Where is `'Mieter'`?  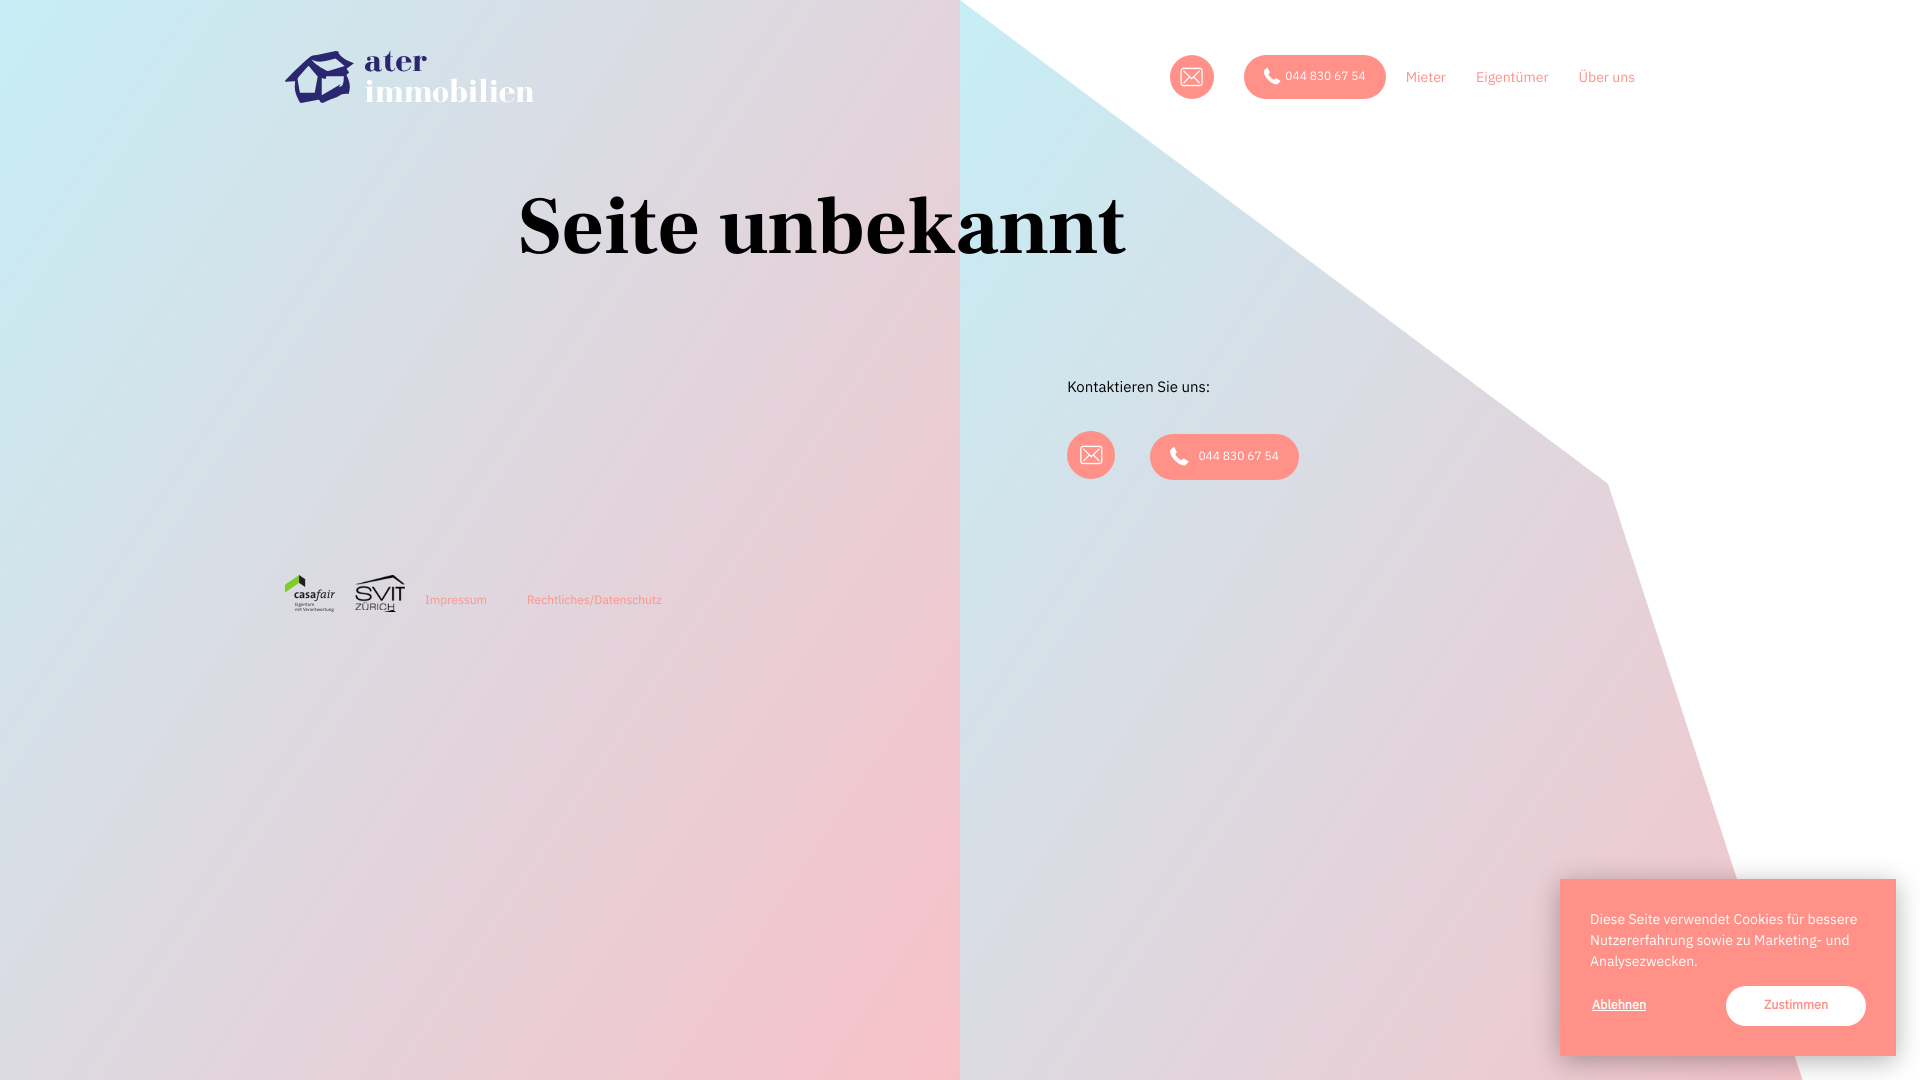
'Mieter' is located at coordinates (1405, 76).